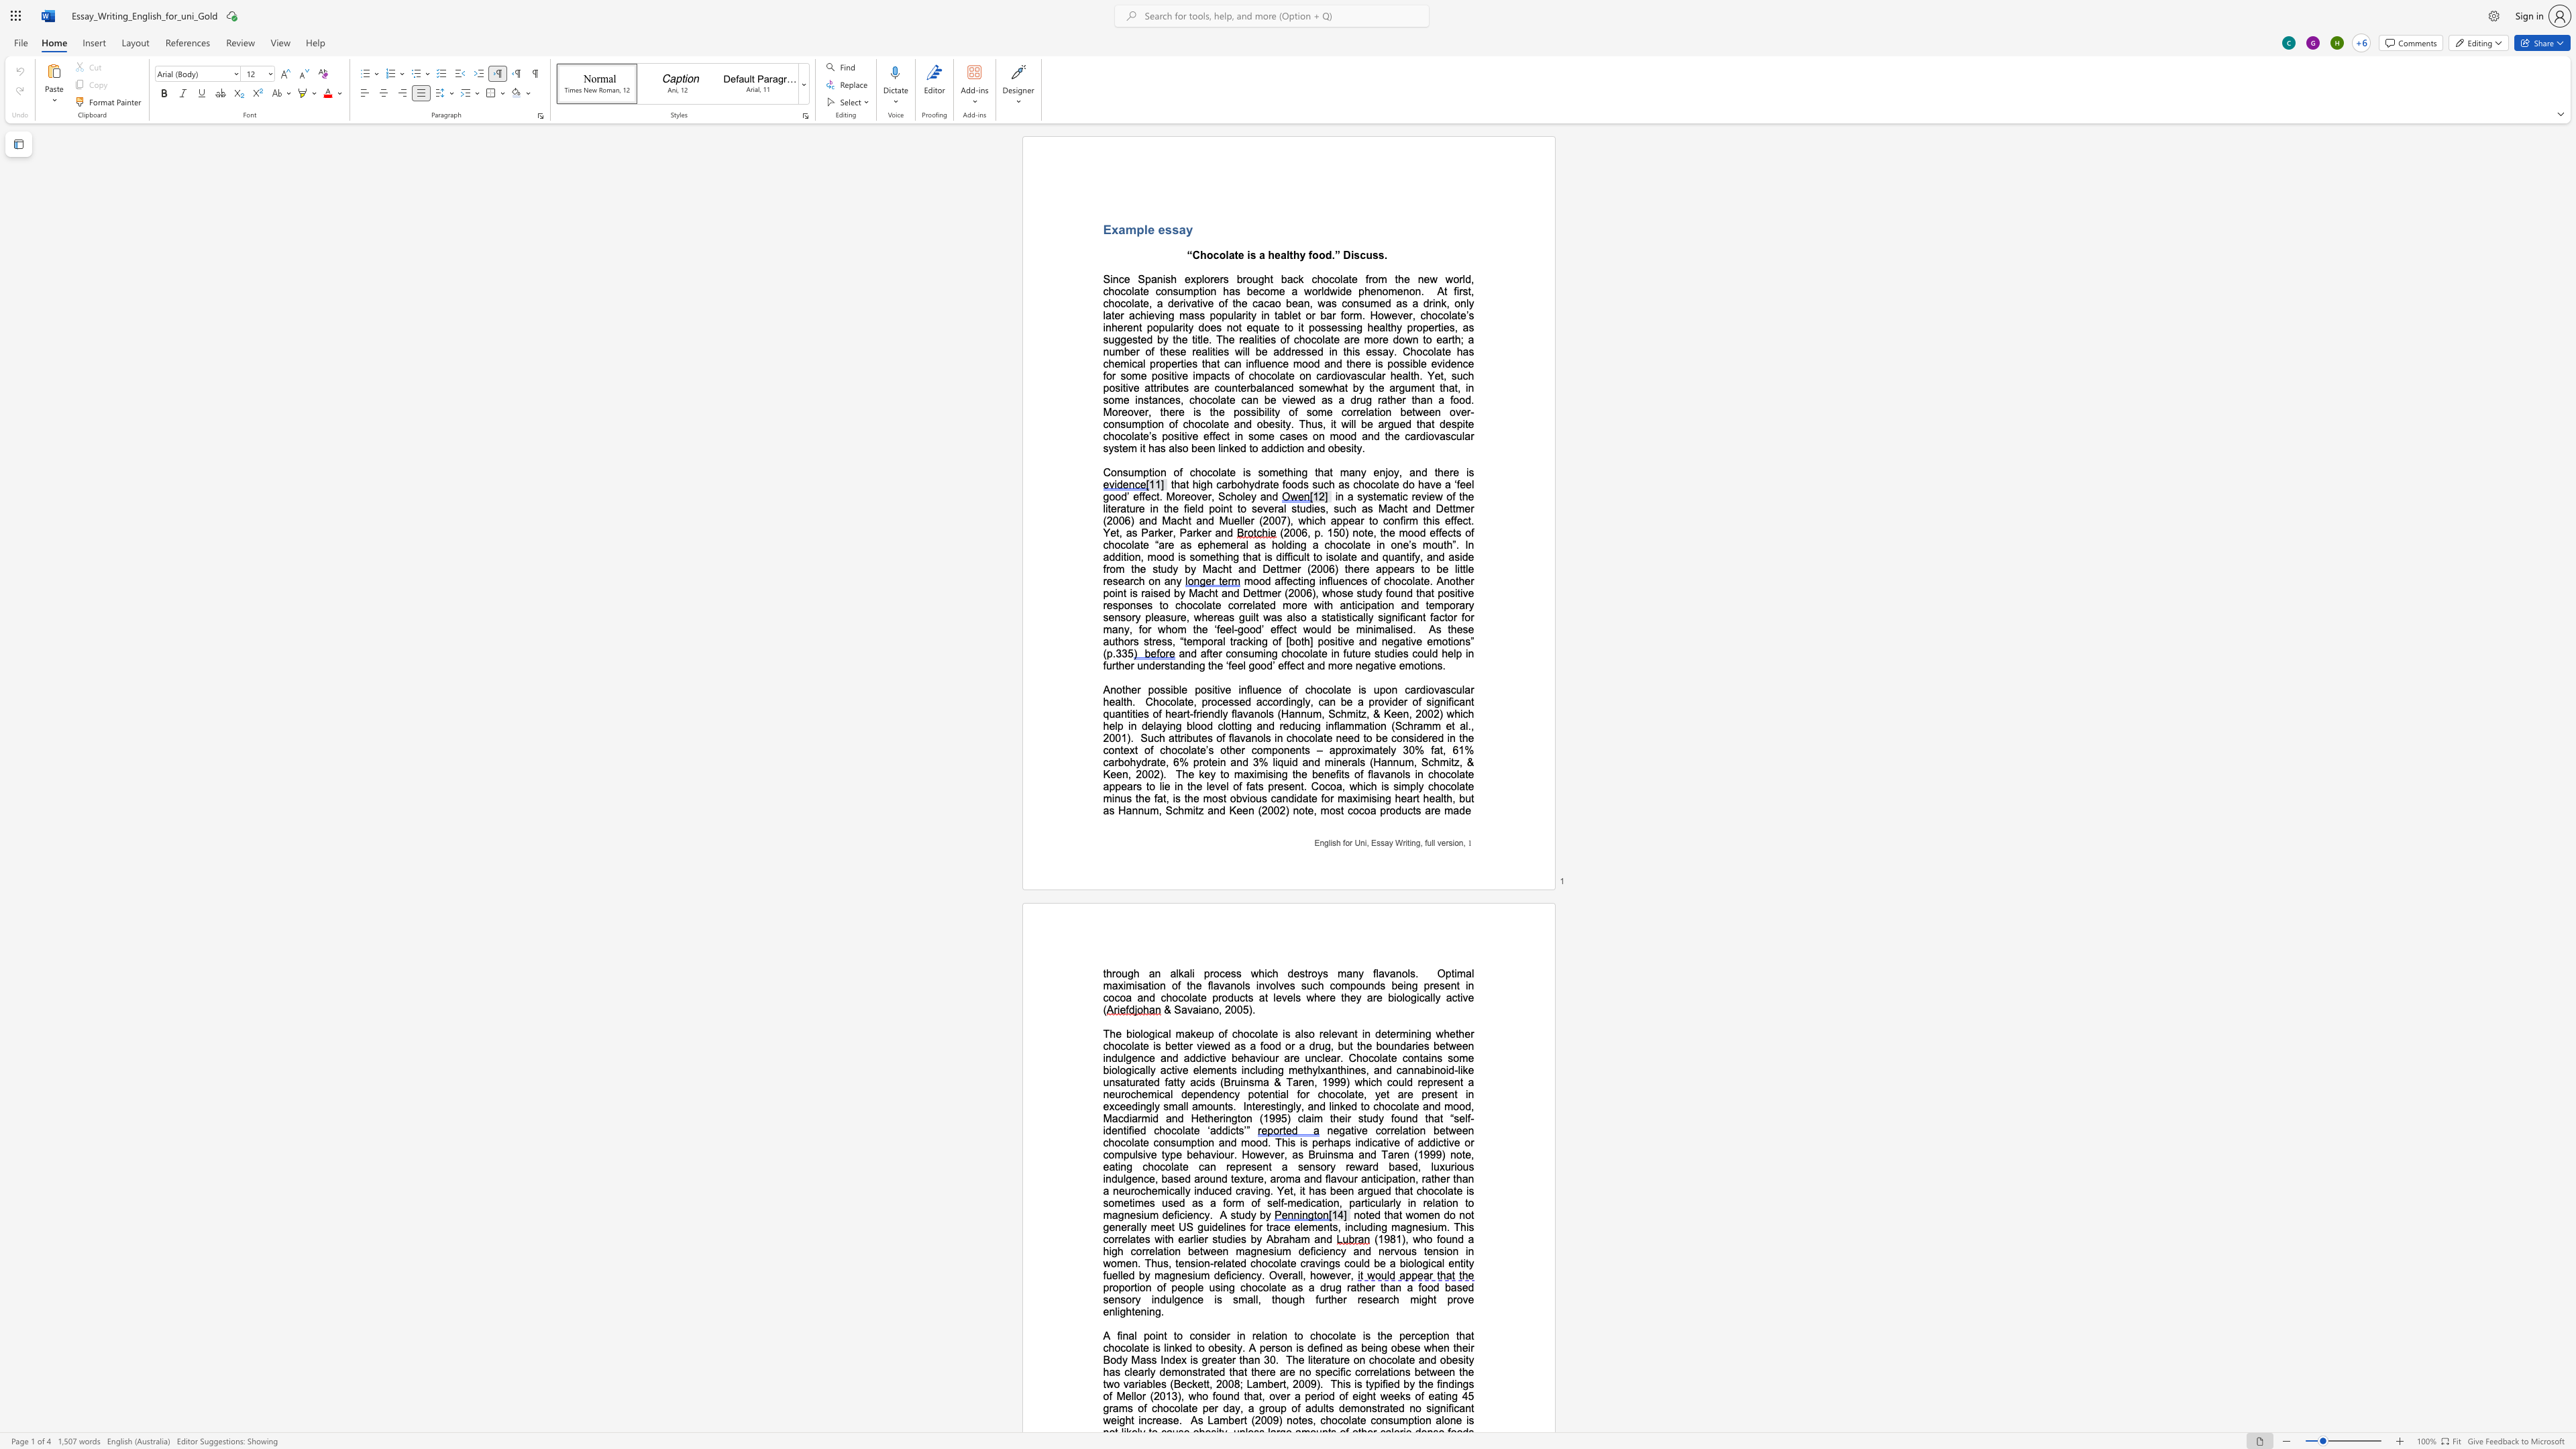 This screenshot has width=2576, height=1449. What do you see at coordinates (1407, 1034) in the screenshot?
I see `the space between the continuous character "m" and "i" in the text` at bounding box center [1407, 1034].